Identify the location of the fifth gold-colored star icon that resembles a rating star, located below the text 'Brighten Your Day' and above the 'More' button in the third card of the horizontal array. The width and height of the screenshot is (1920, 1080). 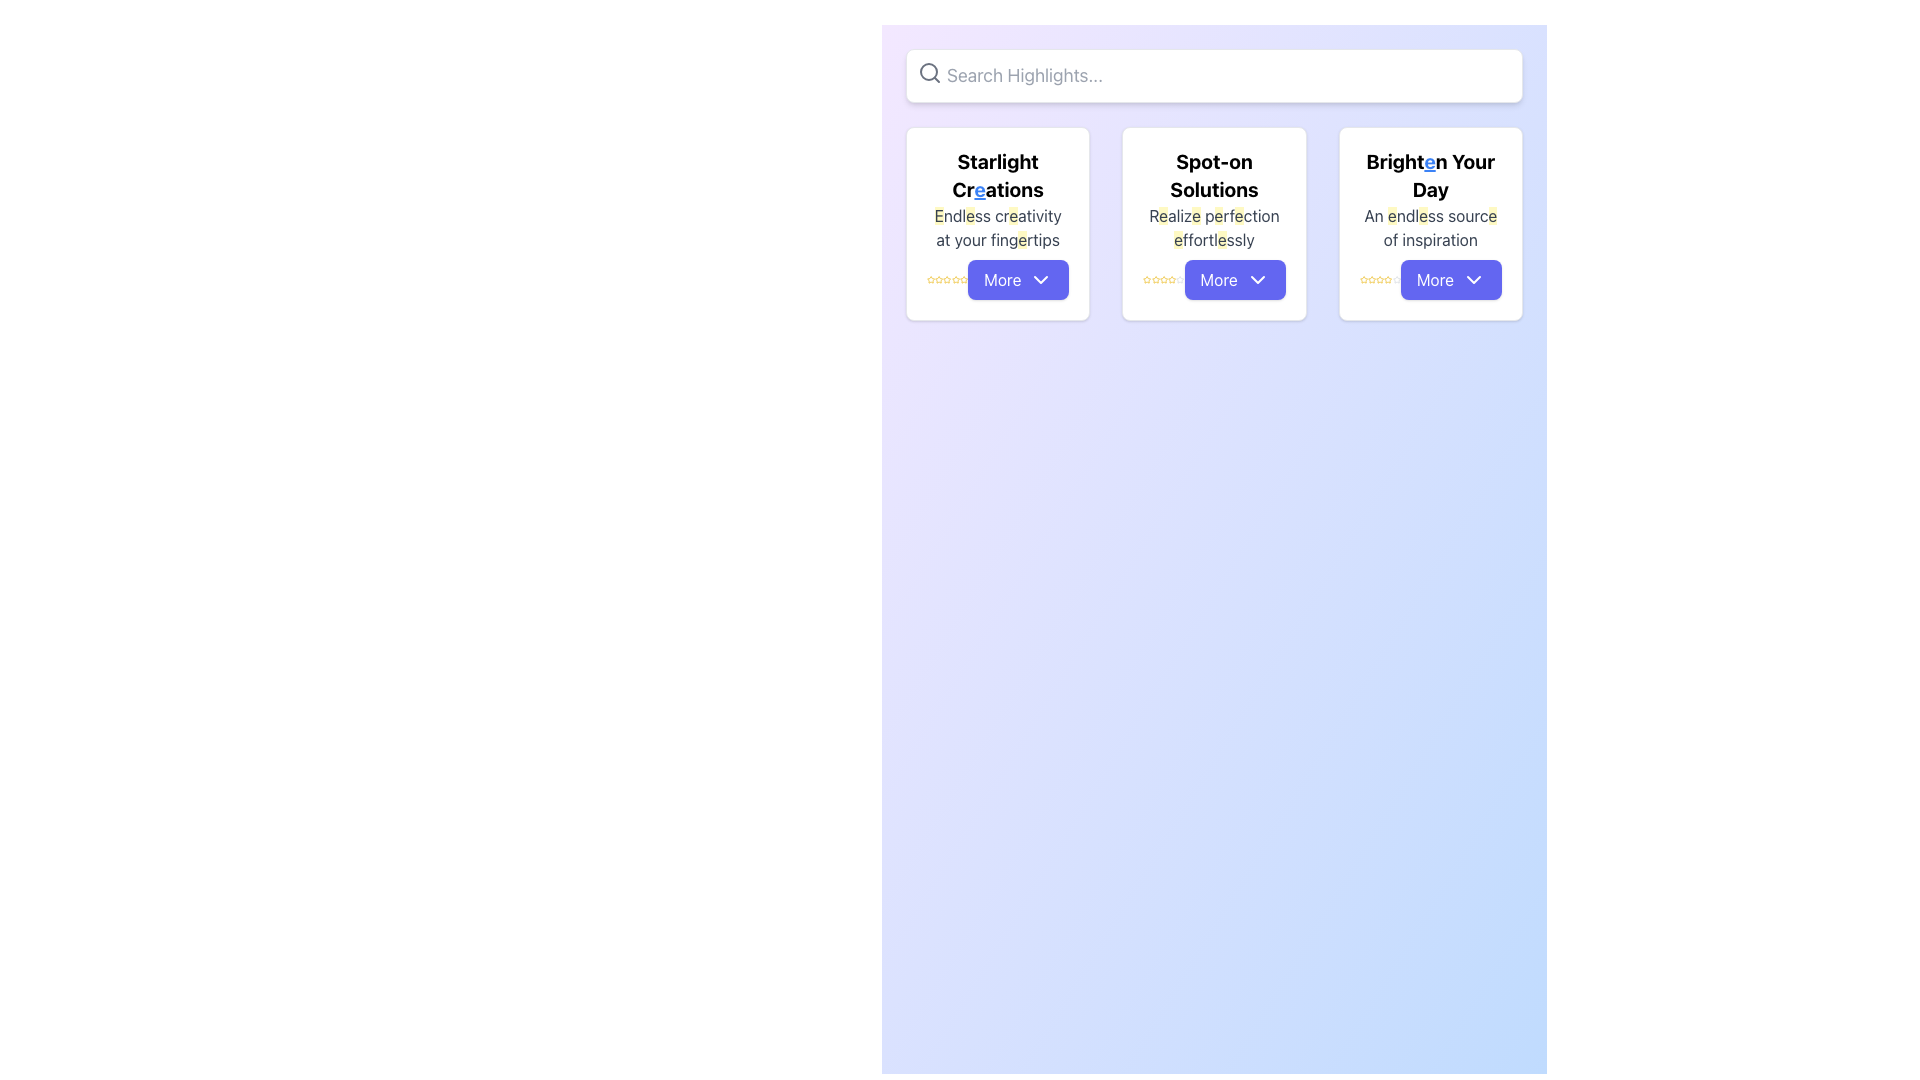
(1387, 280).